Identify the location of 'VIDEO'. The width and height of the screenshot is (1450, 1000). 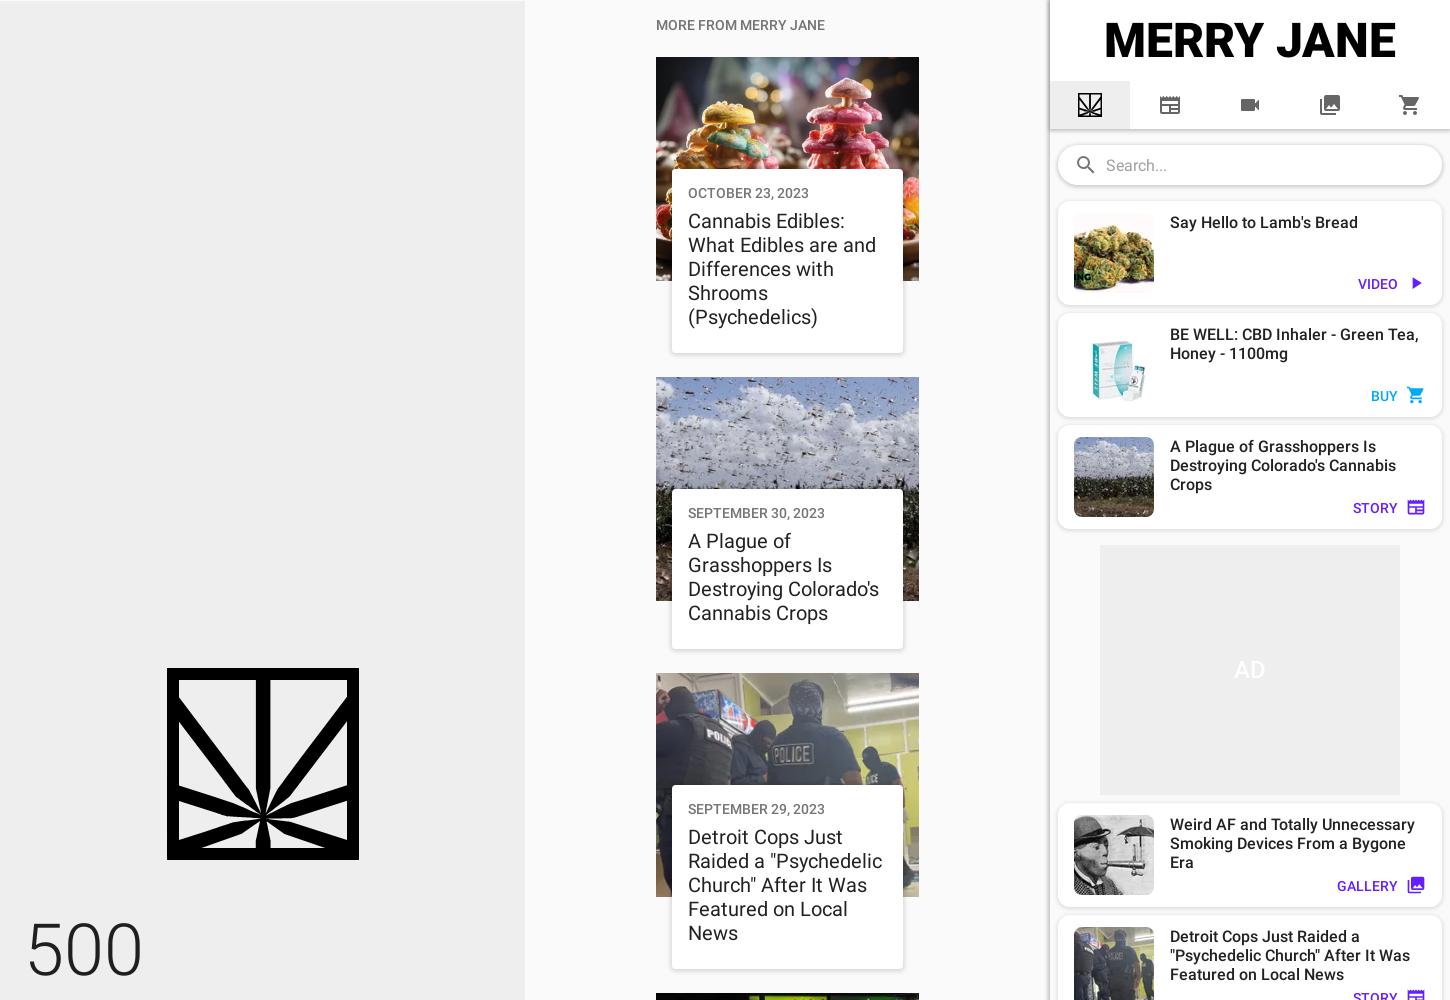
(1376, 284).